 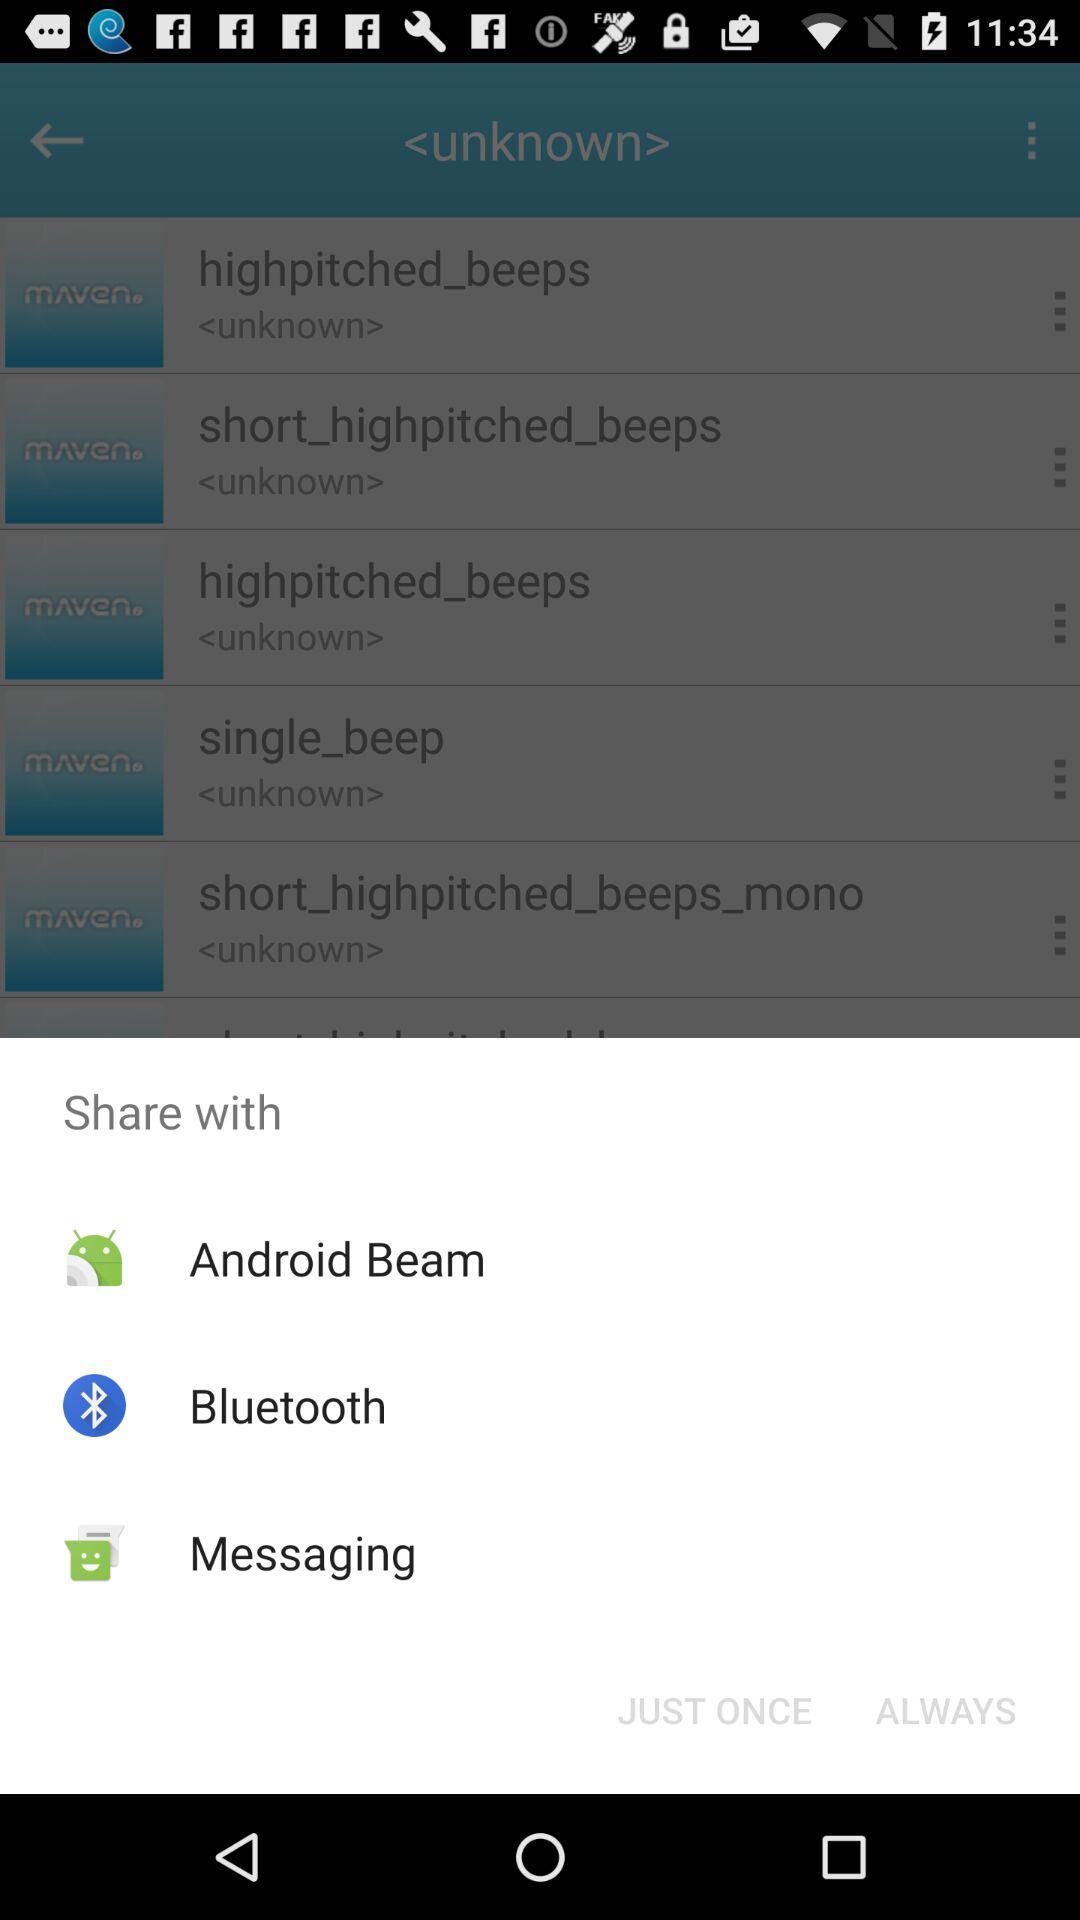 I want to click on item below the android beam icon, so click(x=288, y=1404).